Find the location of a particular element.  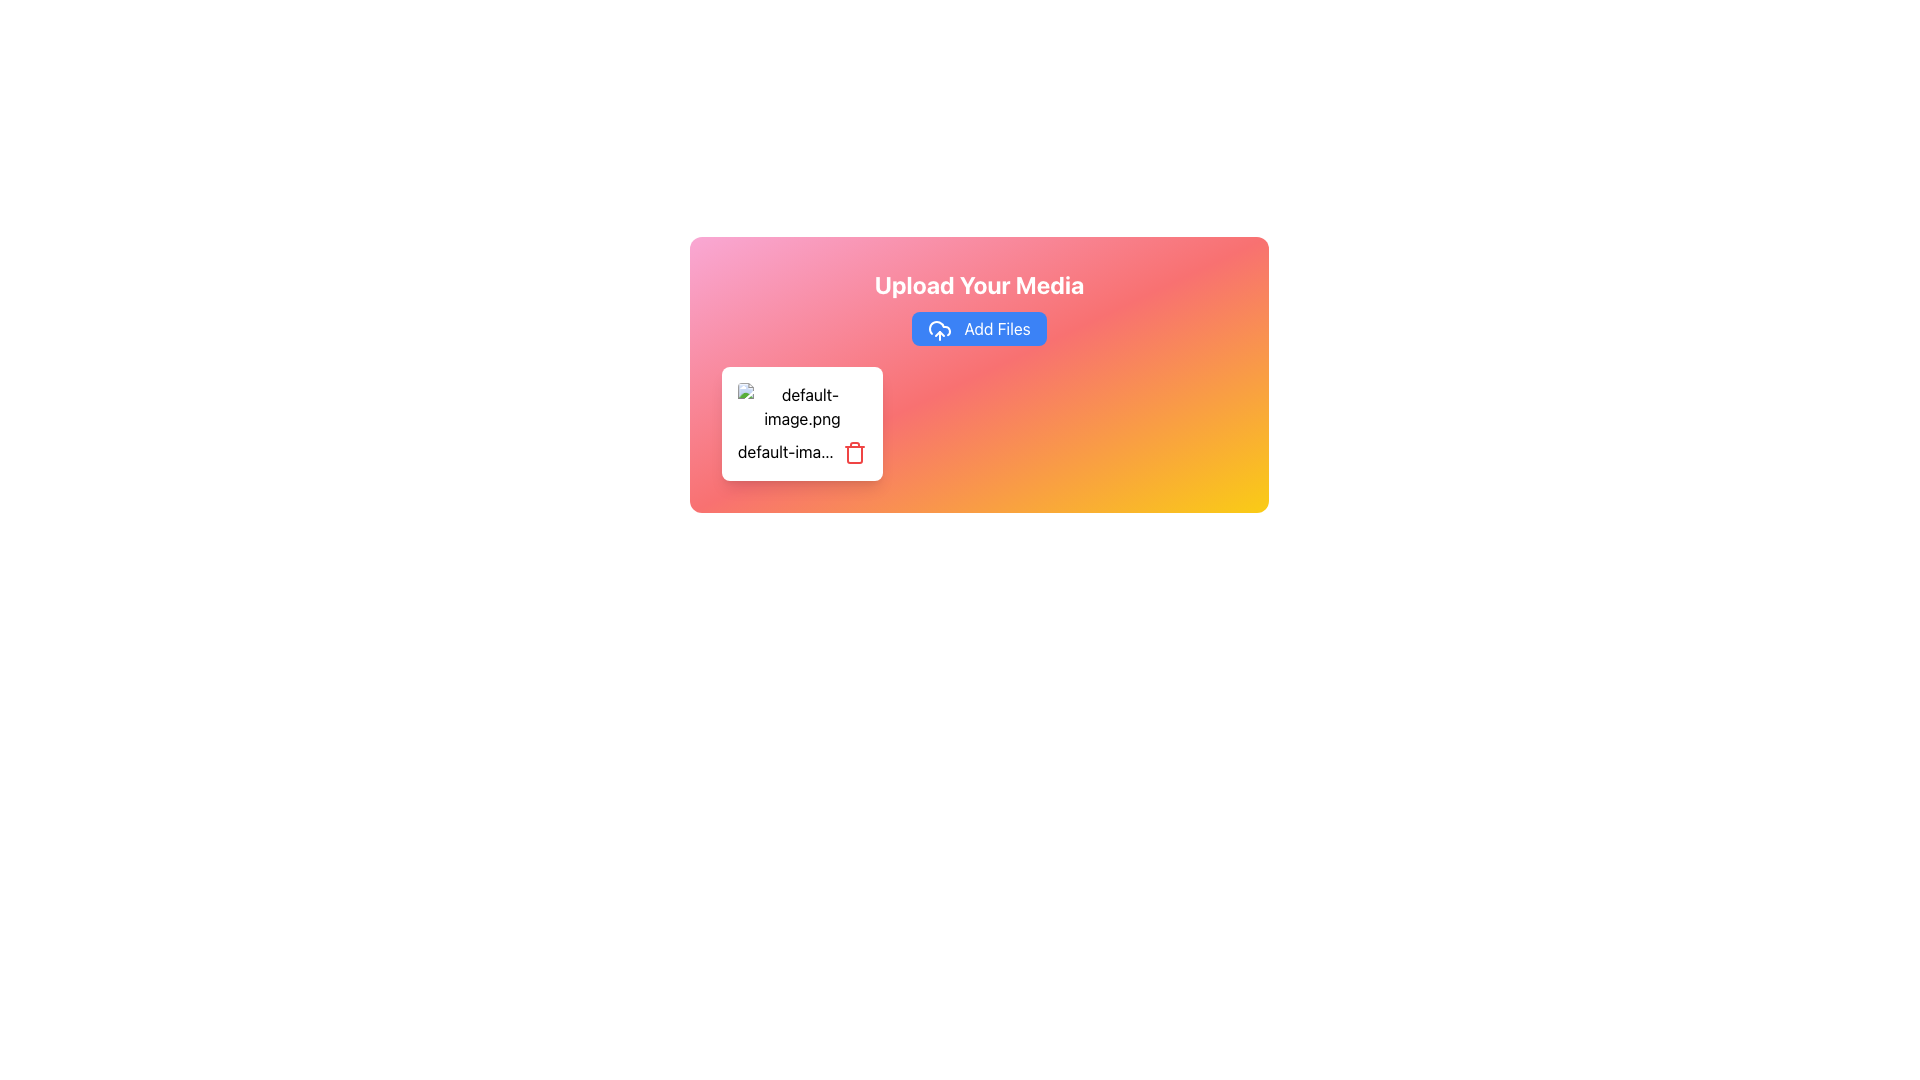

the delete icon next to the filename 'default-image.png' is located at coordinates (854, 451).